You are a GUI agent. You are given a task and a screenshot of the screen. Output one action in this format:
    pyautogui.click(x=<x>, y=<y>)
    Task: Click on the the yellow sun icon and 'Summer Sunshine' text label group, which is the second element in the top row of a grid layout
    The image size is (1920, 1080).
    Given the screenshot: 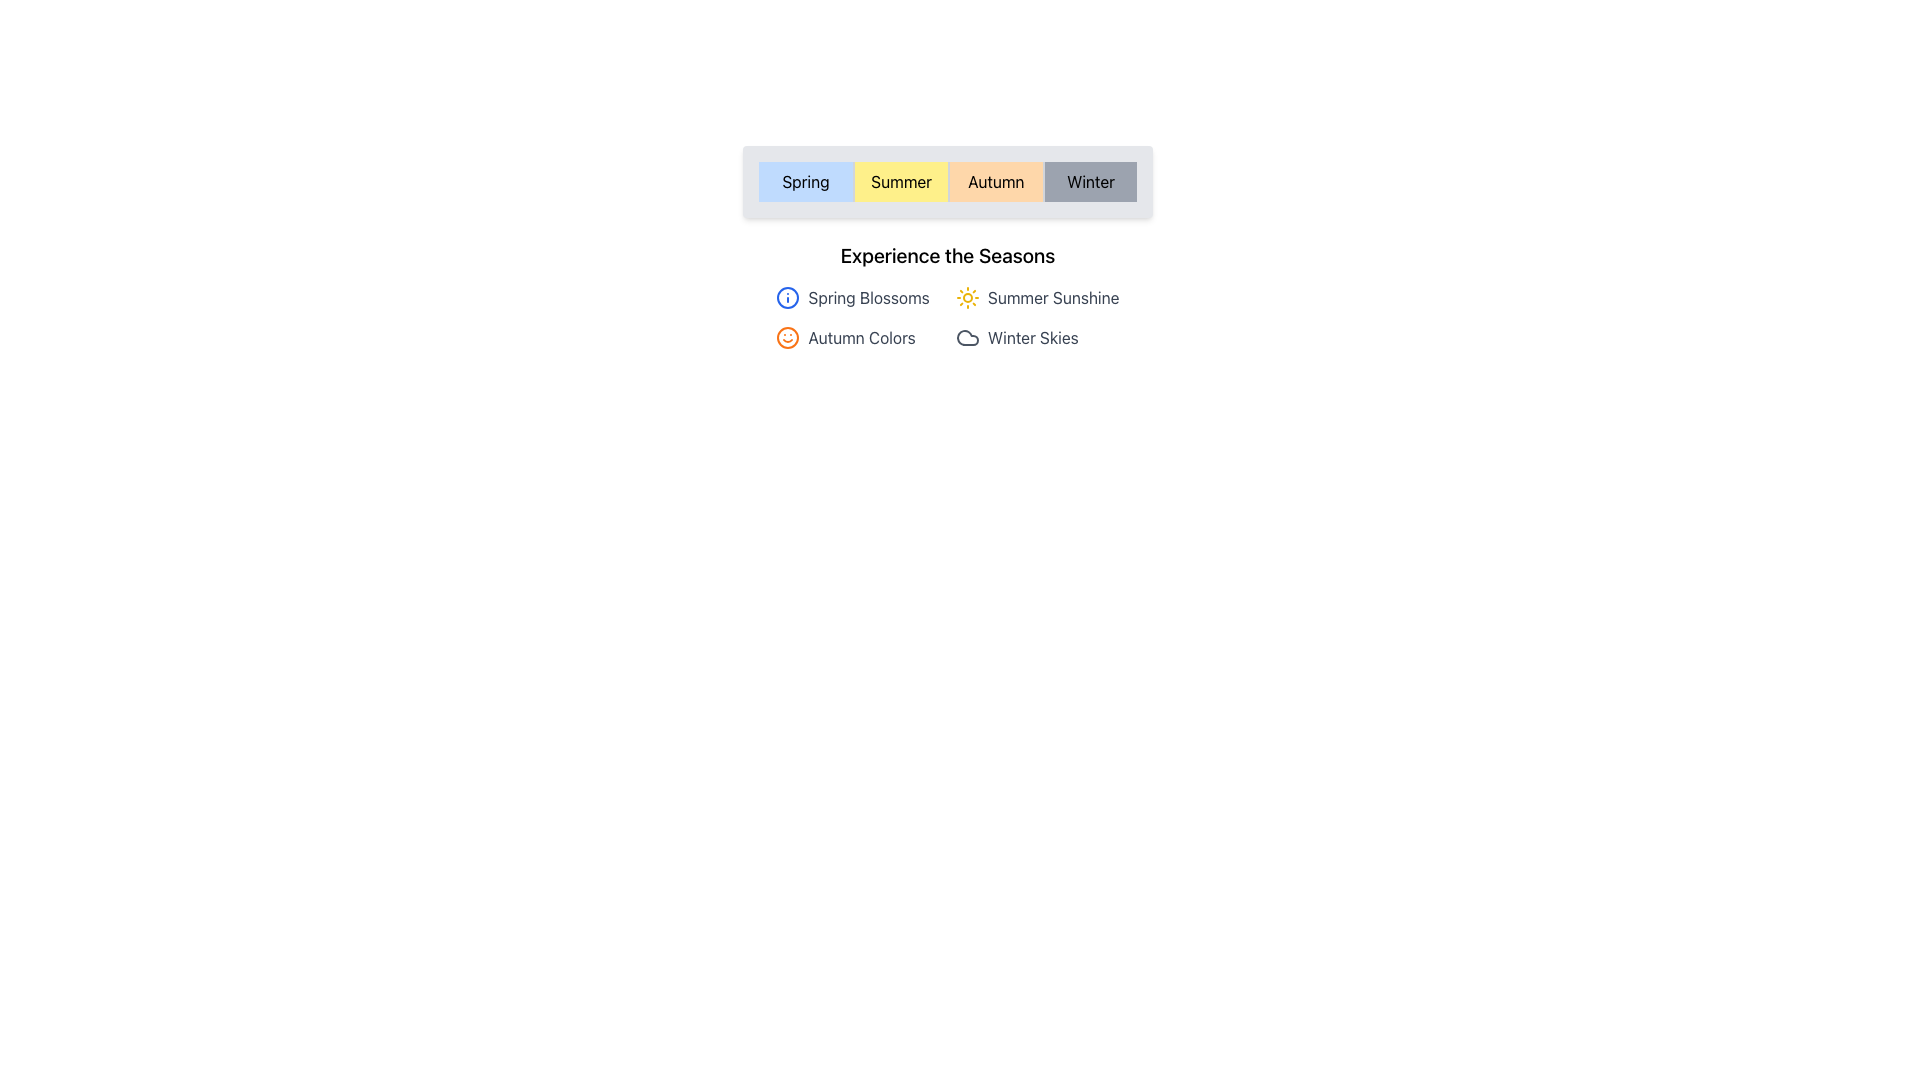 What is the action you would take?
    pyautogui.click(x=1037, y=297)
    